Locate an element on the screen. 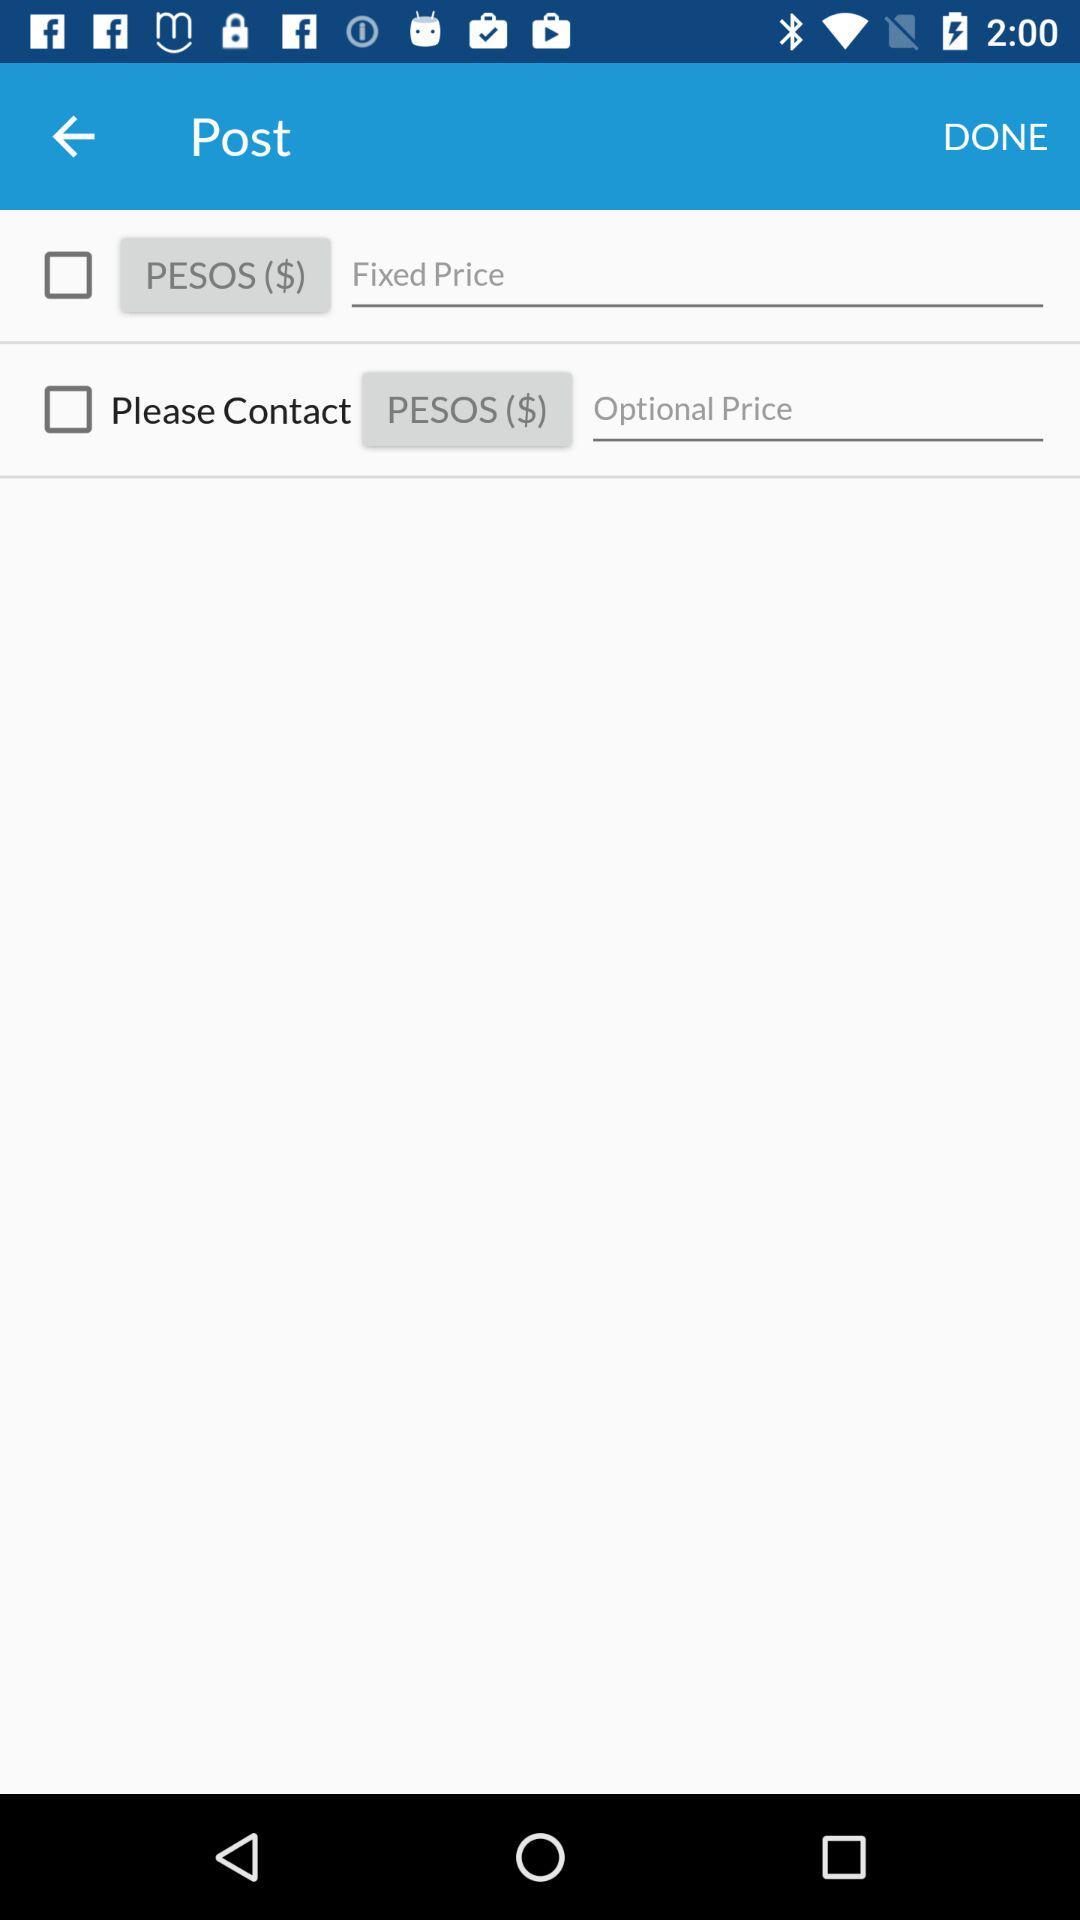 Image resolution: width=1080 pixels, height=1920 pixels. done is located at coordinates (995, 135).